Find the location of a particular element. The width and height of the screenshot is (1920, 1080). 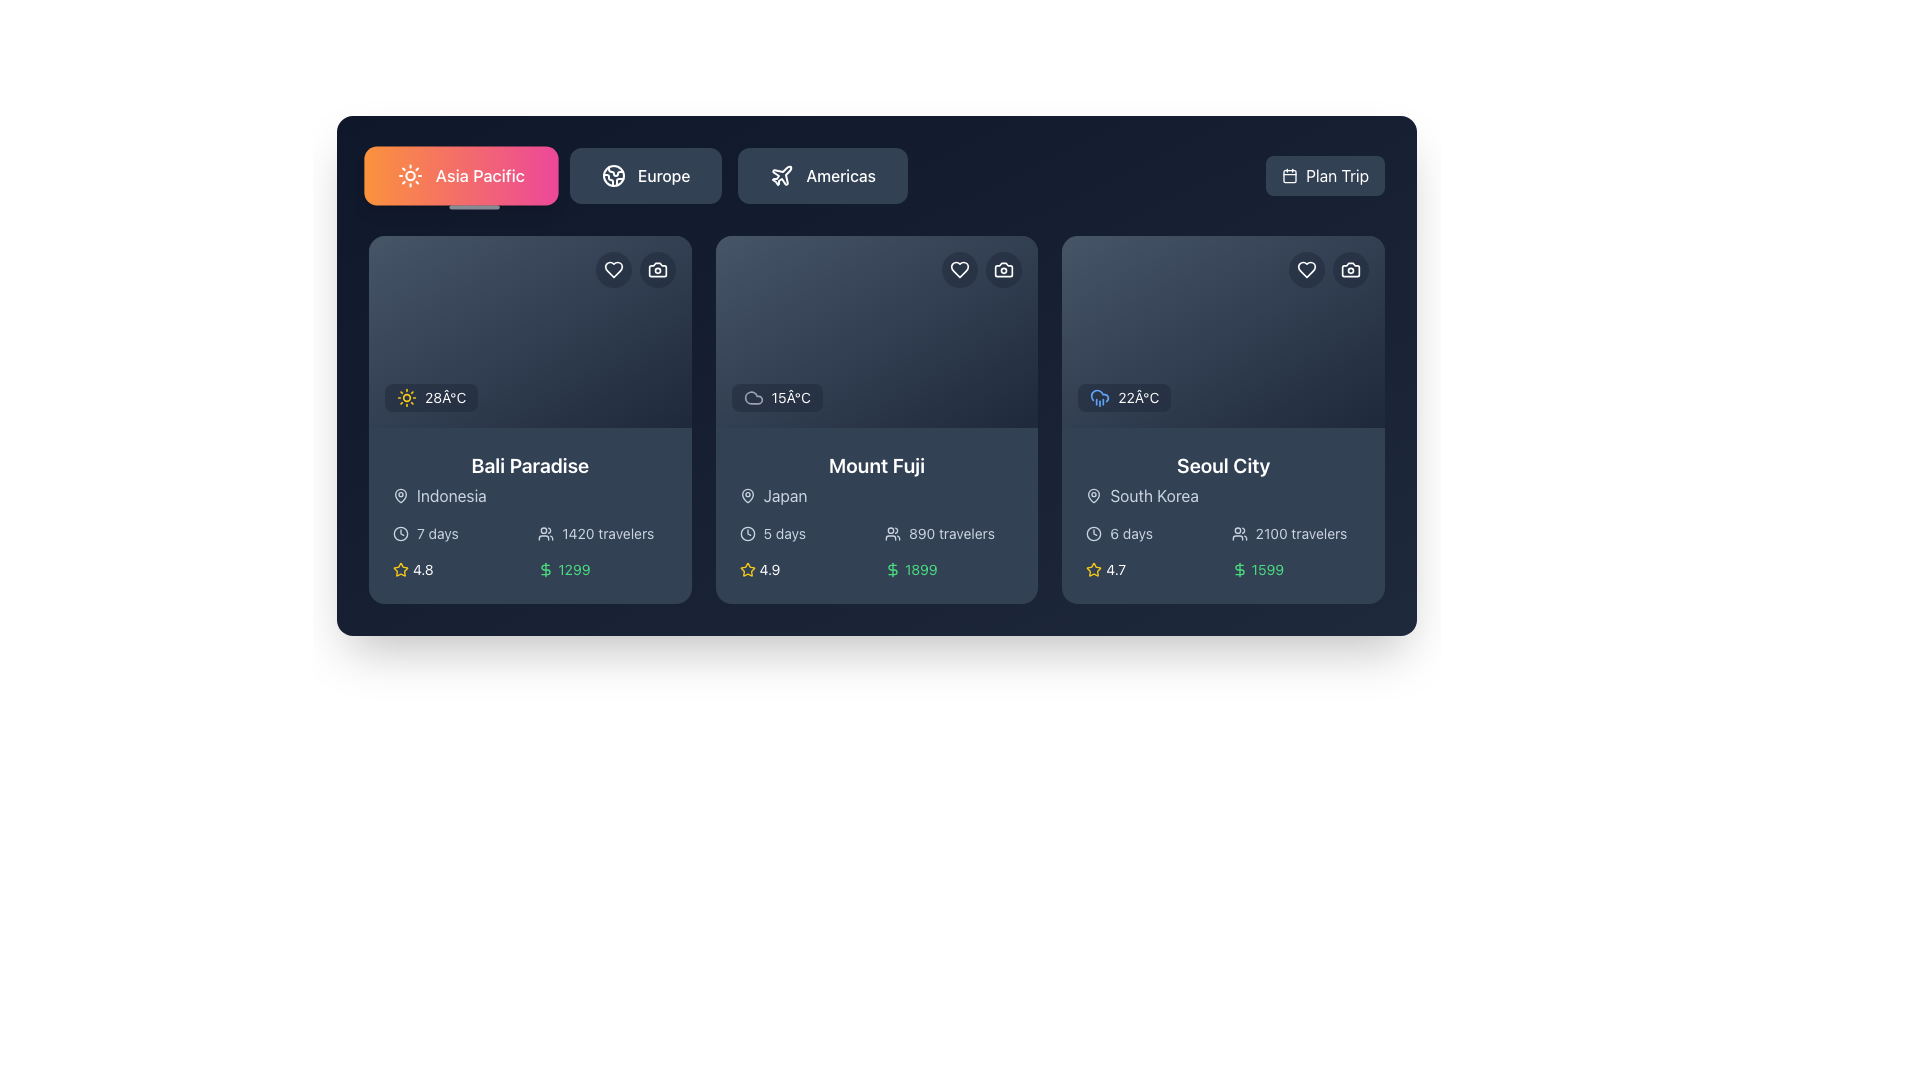

the icon resembling the outline of two user figures, which is positioned to the left of the '890 travelers' text in the 'Mount Fuji' card element is located at coordinates (891, 532).